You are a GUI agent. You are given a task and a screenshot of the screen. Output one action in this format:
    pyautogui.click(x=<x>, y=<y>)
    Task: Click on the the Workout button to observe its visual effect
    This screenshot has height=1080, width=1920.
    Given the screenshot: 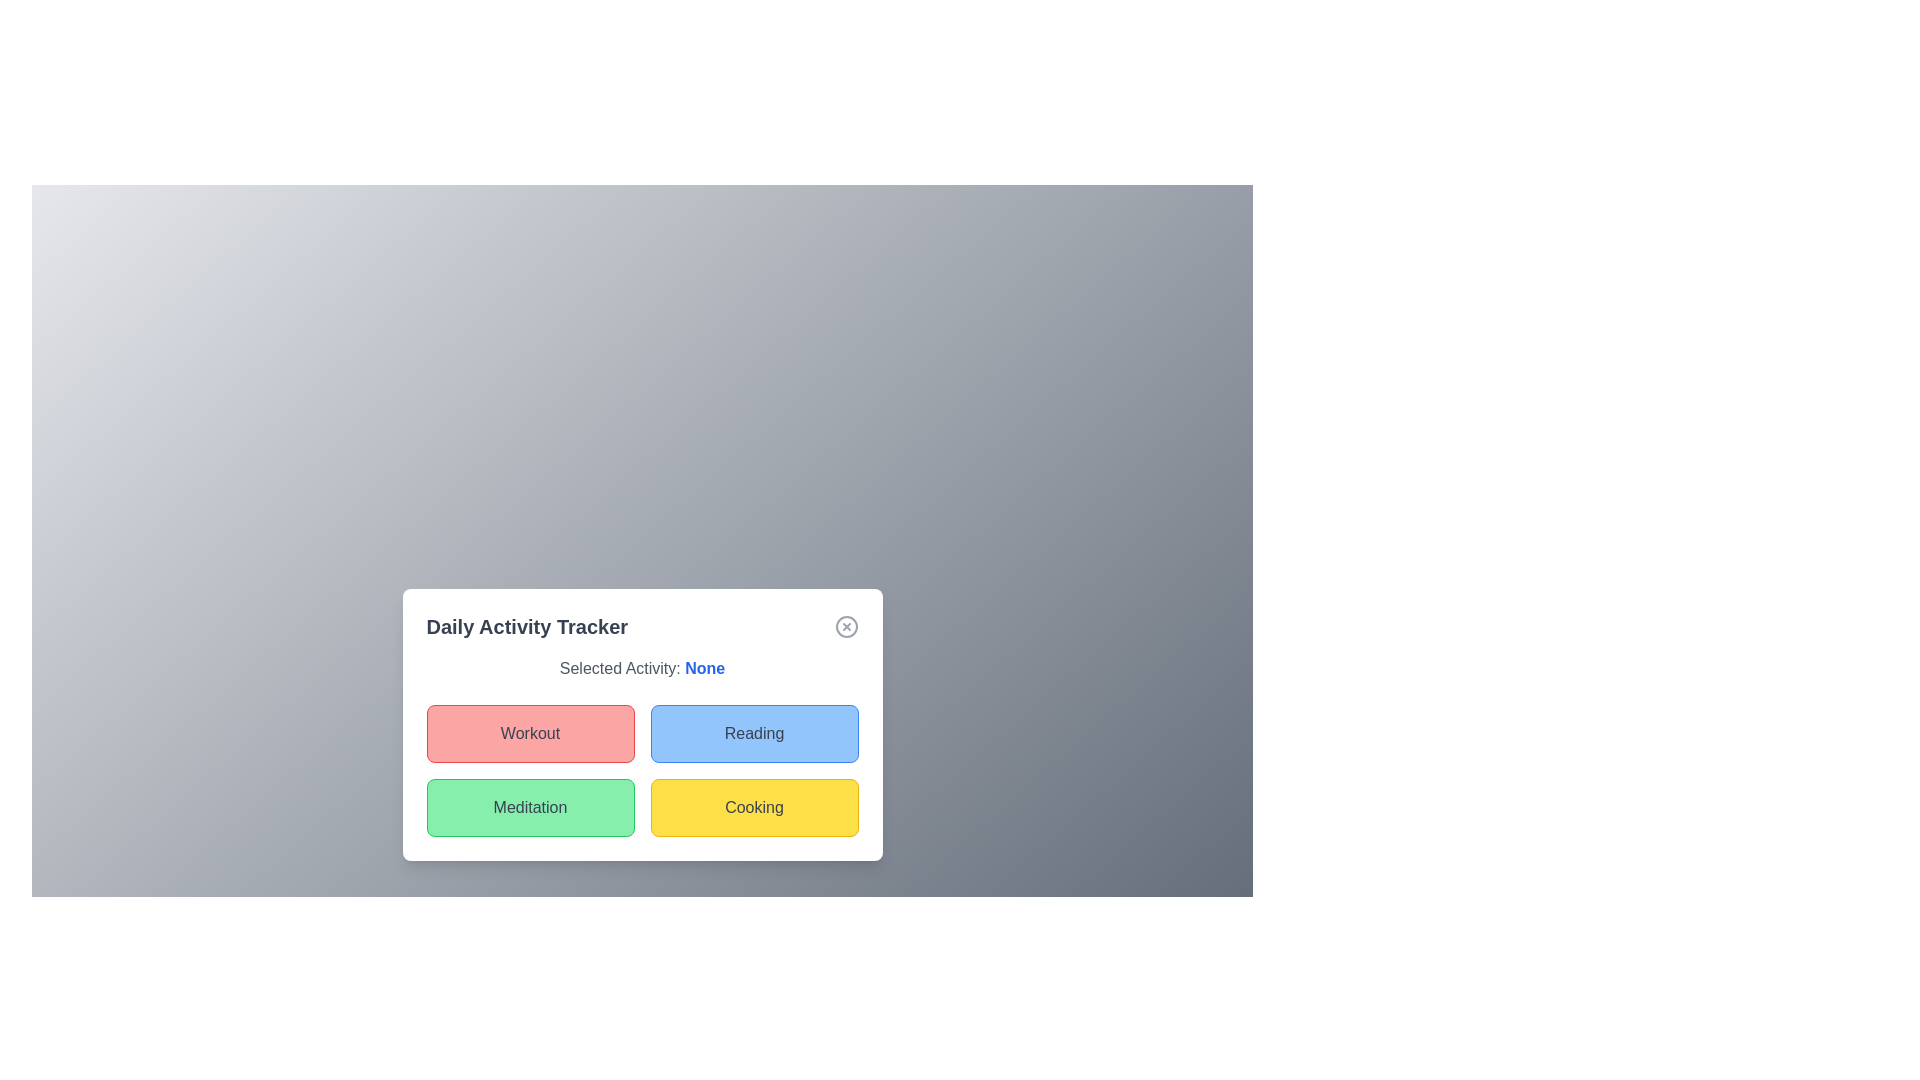 What is the action you would take?
    pyautogui.click(x=530, y=733)
    